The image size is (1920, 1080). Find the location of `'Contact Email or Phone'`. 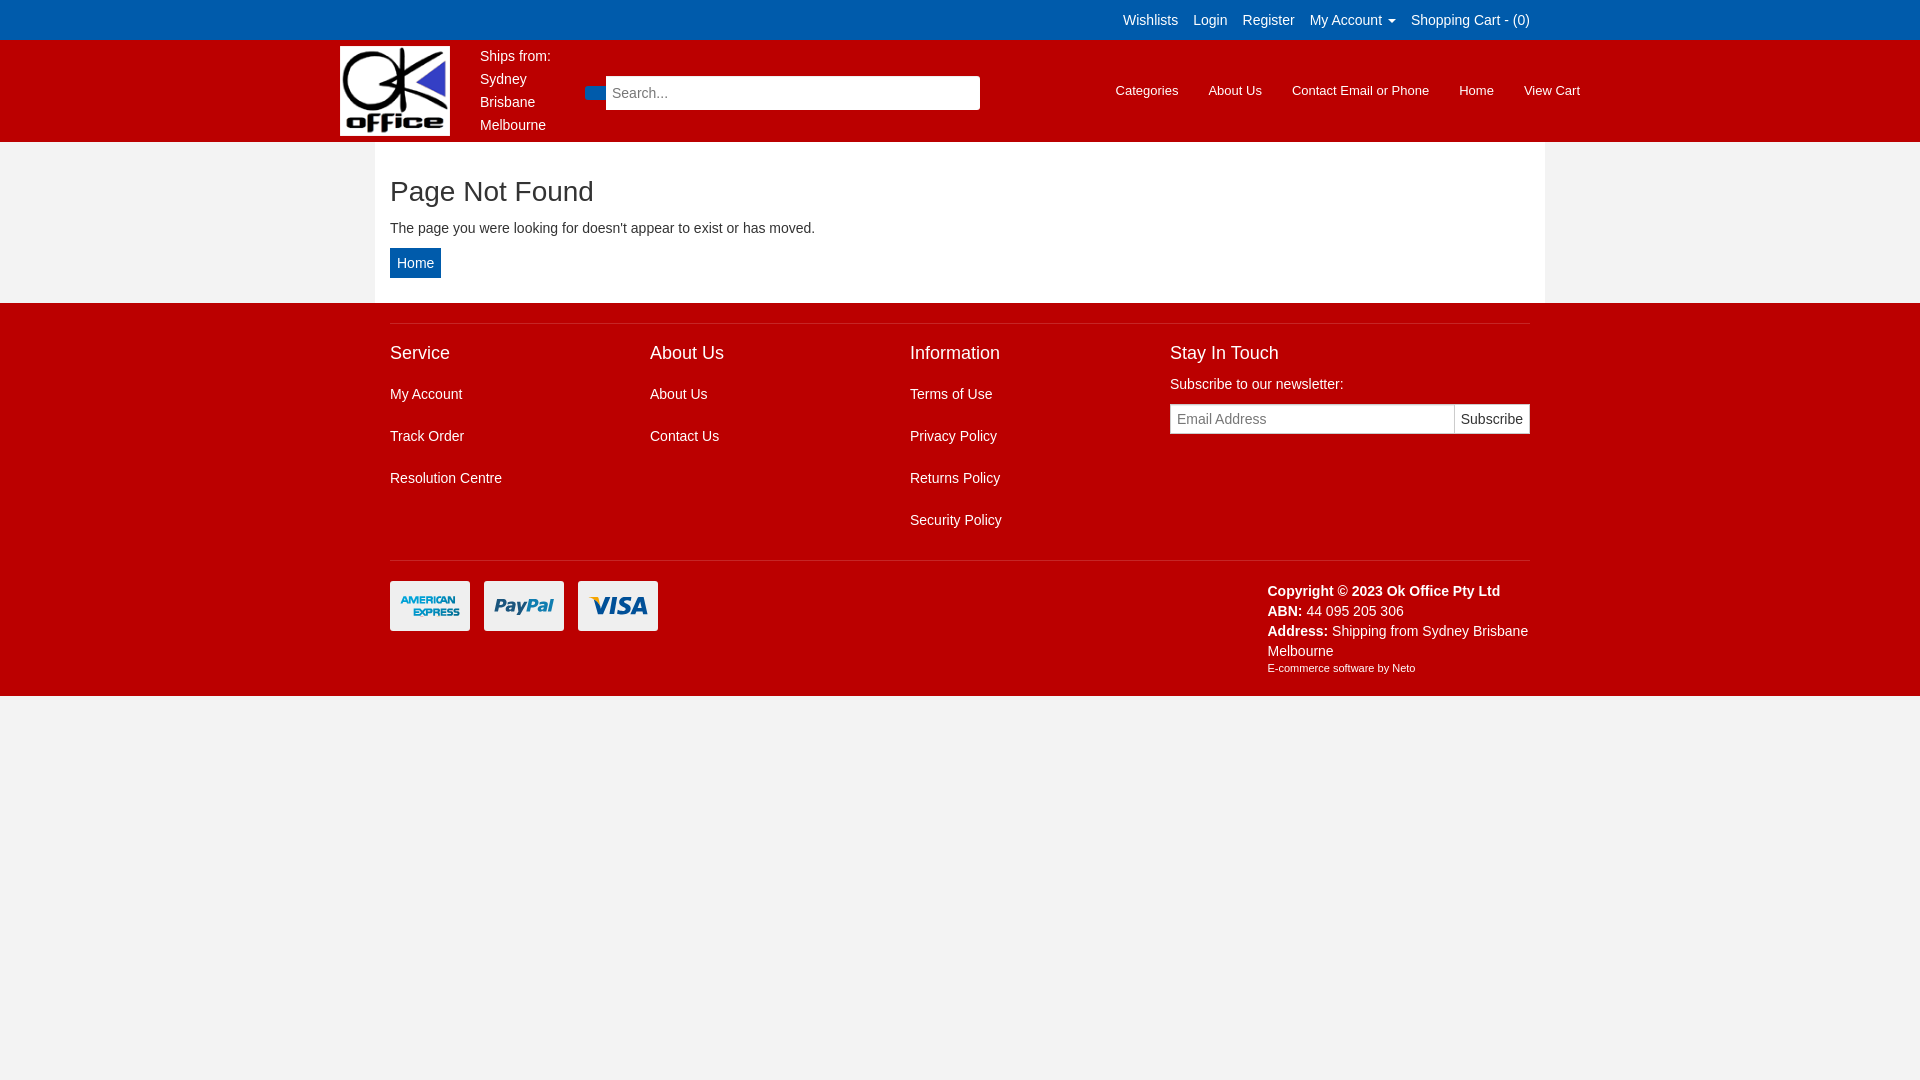

'Contact Email or Phone' is located at coordinates (1360, 91).